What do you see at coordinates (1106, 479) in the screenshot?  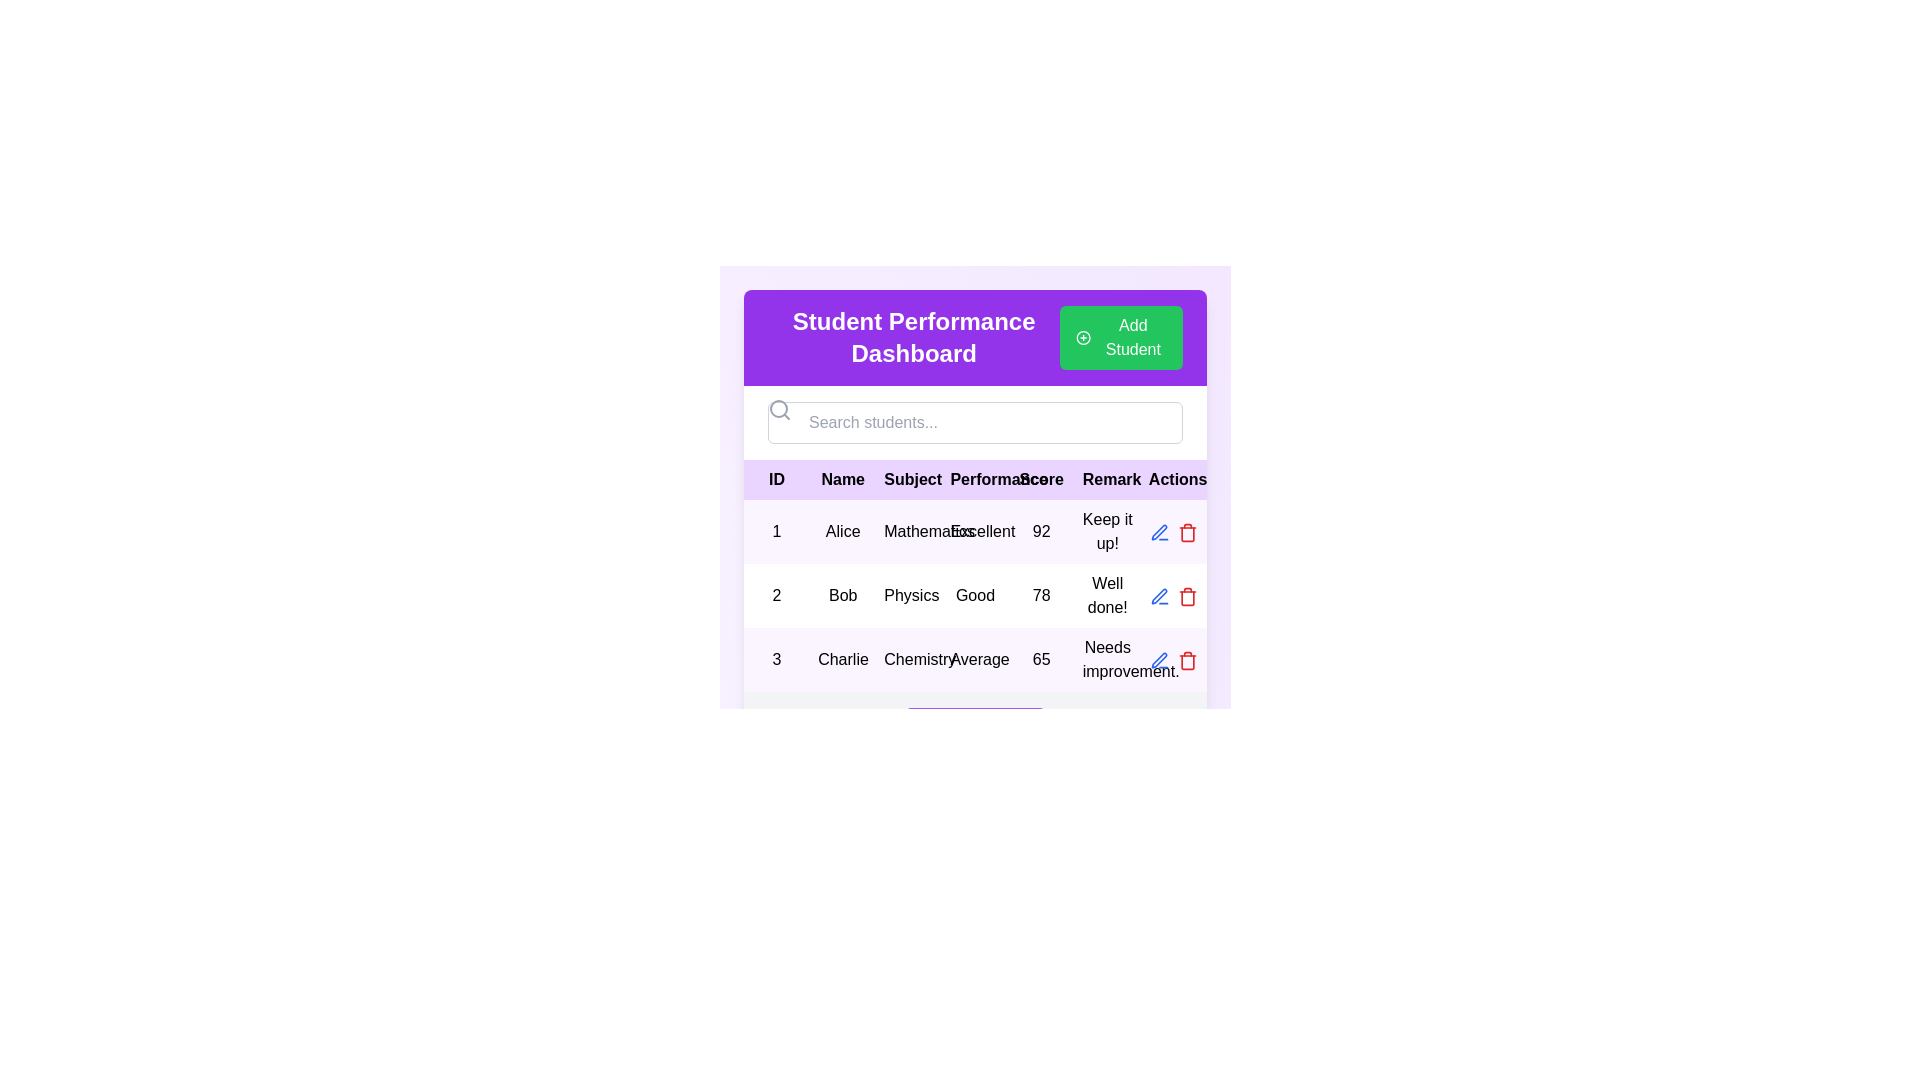 I see `the 'Remark' text label, which is a bold black font on a light purple background, located in the header section of the table, between the 'Score' and 'Actions' column headers` at bounding box center [1106, 479].